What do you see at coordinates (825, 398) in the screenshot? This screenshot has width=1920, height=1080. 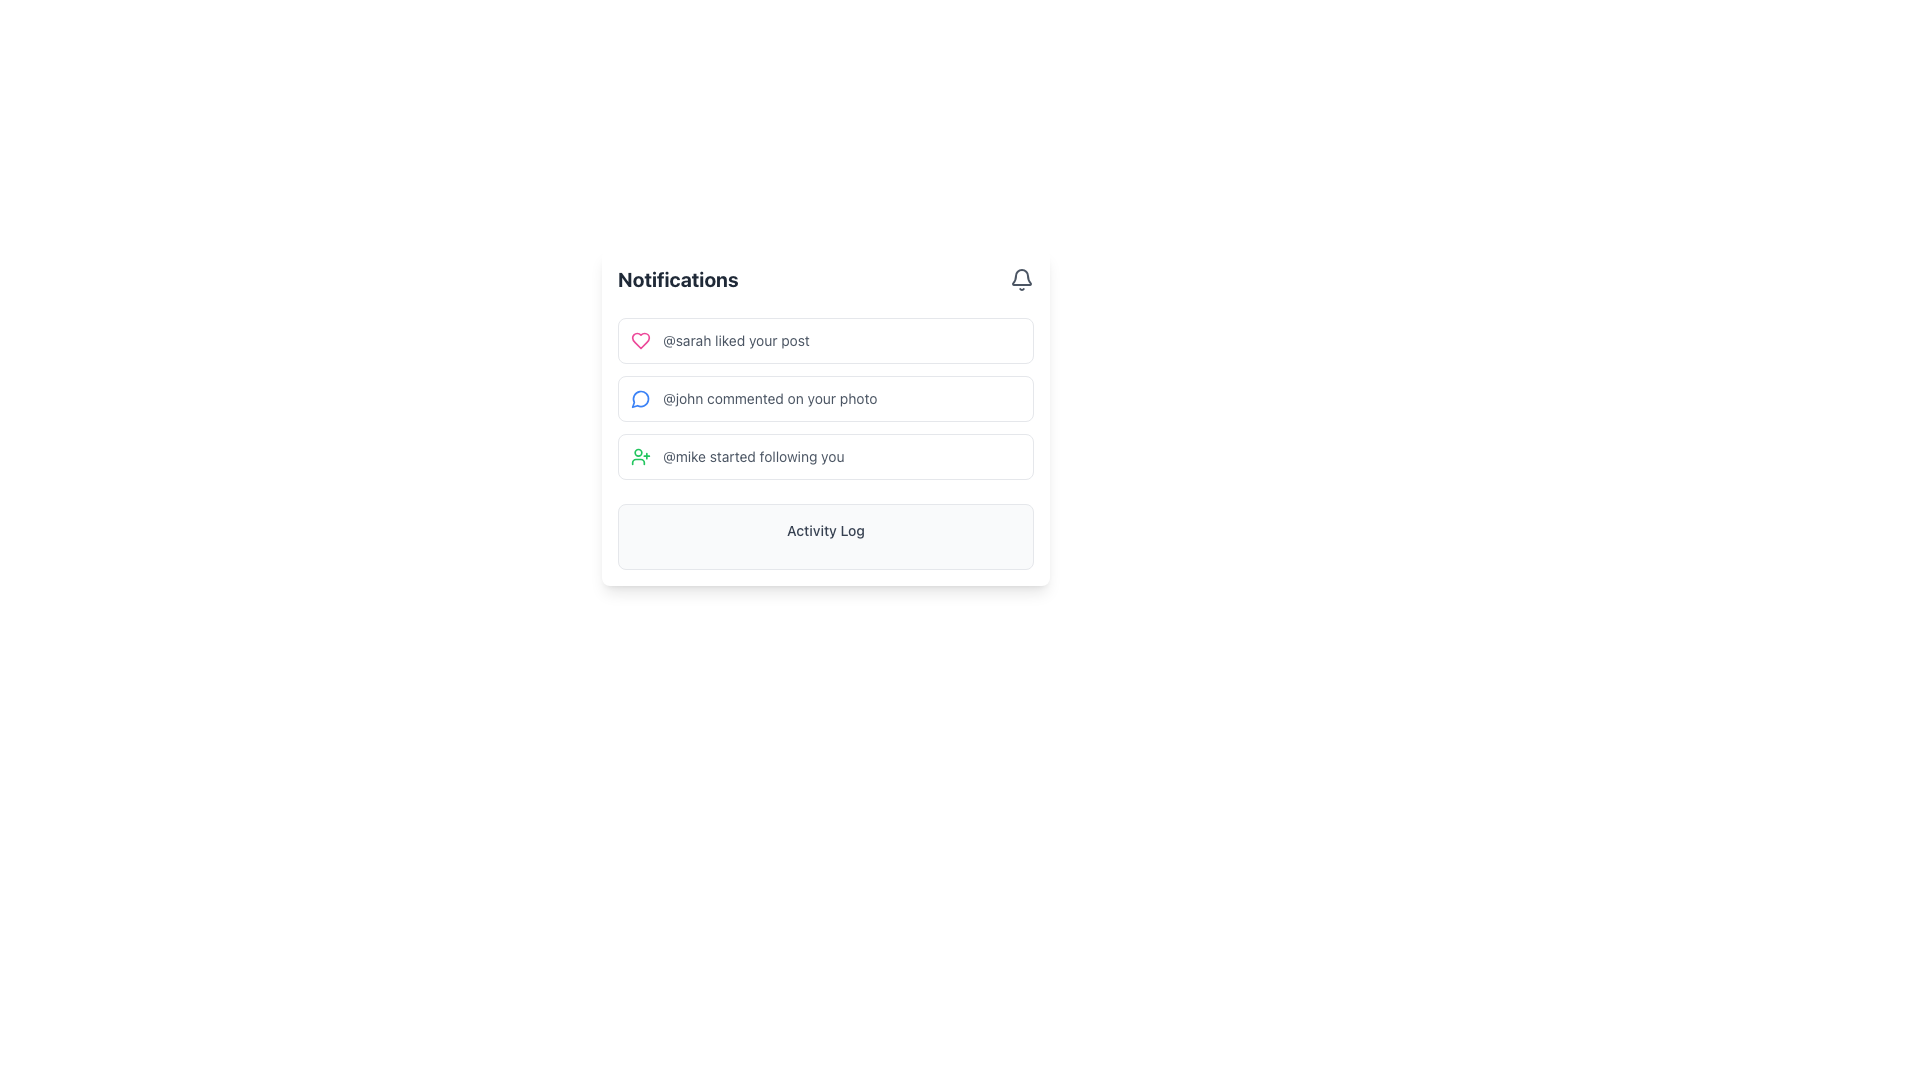 I see `the Notification list` at bounding box center [825, 398].